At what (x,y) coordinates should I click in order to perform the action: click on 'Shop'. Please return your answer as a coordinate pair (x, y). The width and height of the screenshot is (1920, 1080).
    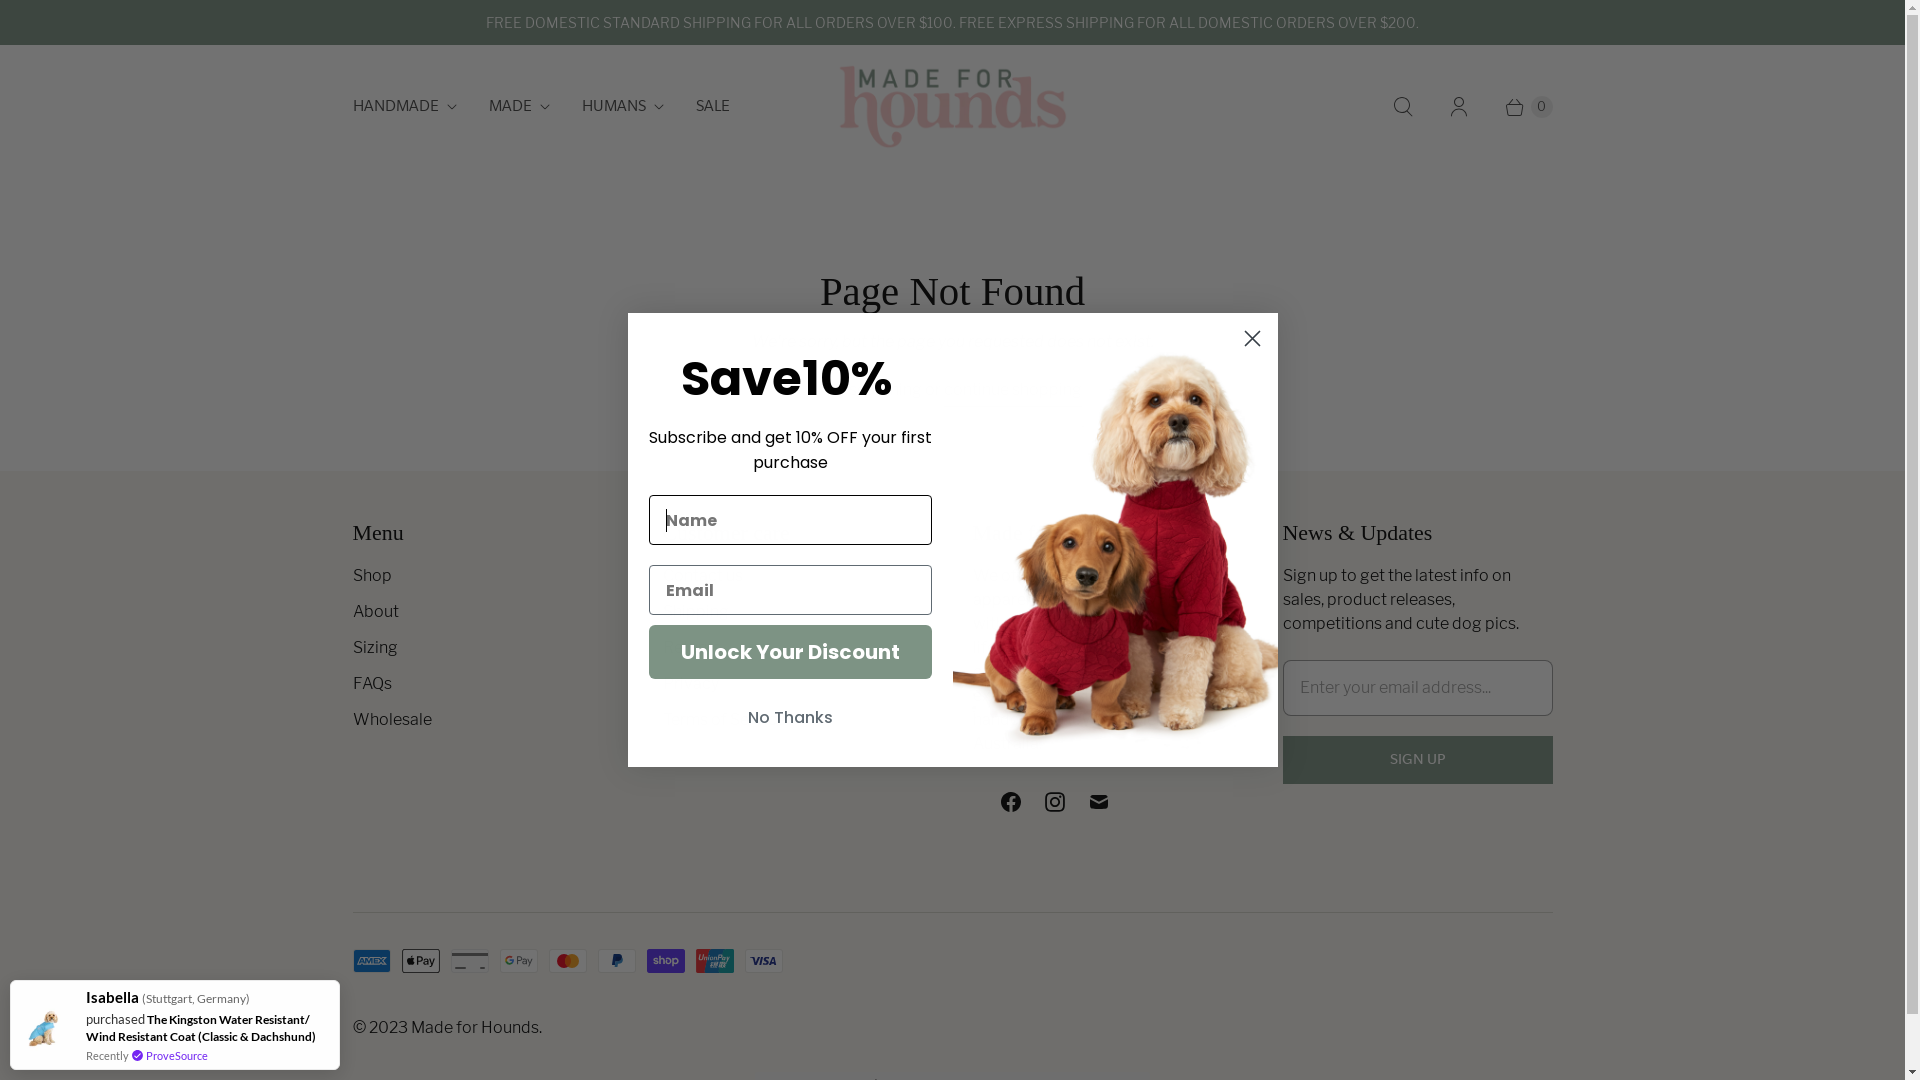
    Looking at the image, I should click on (371, 575).